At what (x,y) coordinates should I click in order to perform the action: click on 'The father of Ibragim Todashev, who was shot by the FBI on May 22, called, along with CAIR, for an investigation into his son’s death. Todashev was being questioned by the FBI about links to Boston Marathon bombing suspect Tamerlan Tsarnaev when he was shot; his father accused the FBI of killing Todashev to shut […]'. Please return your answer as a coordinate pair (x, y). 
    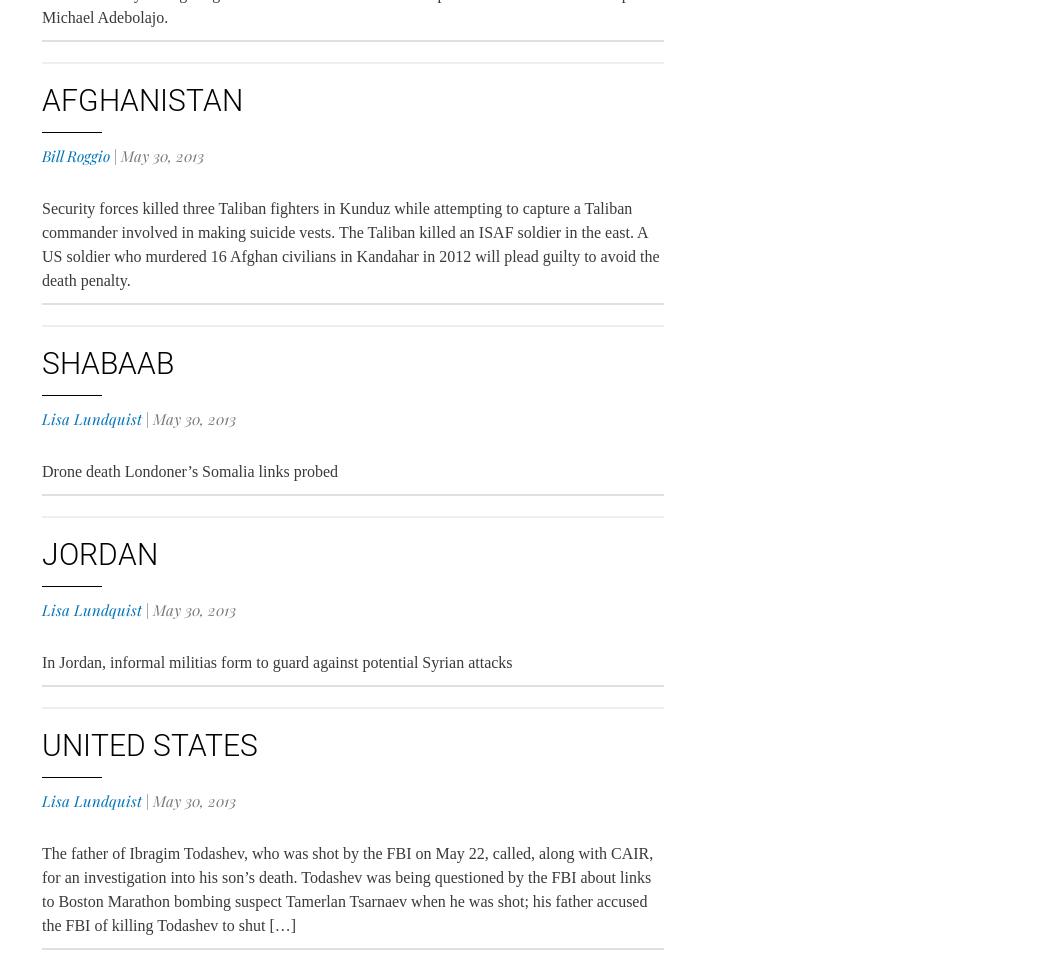
    Looking at the image, I should click on (346, 889).